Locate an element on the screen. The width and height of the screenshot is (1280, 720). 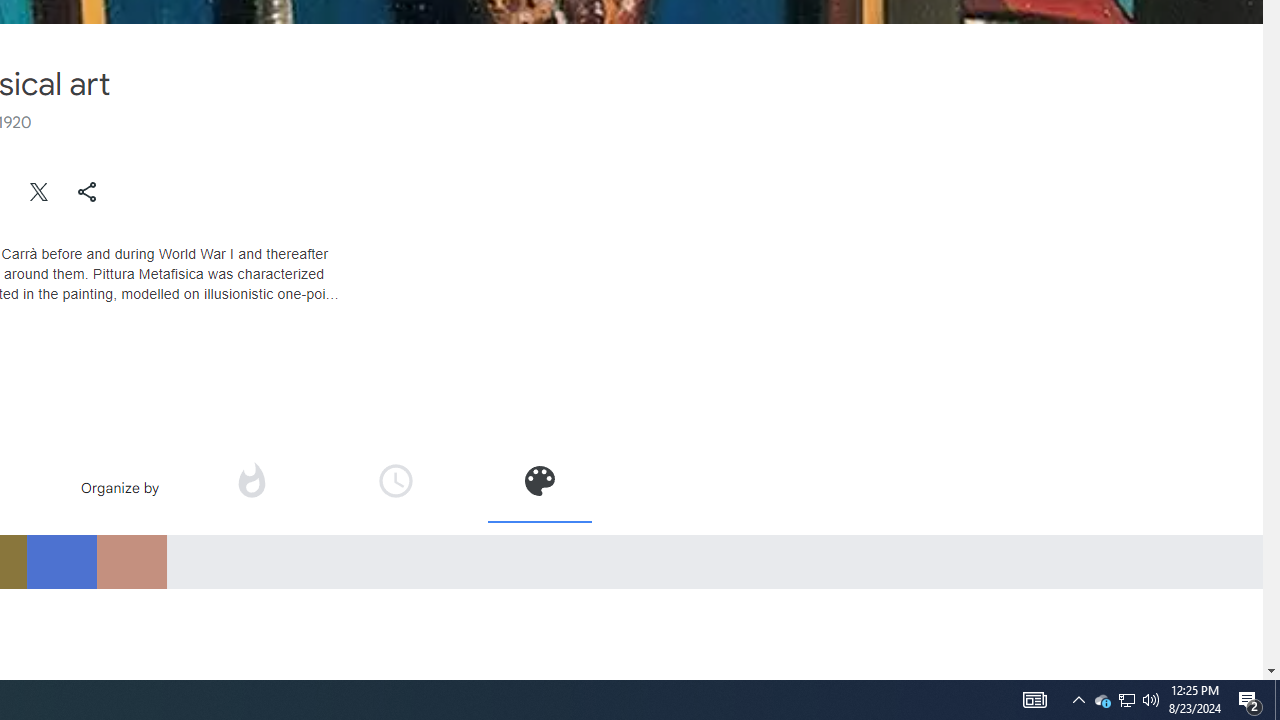
'Organize by popularity' is located at coordinates (249, 480).